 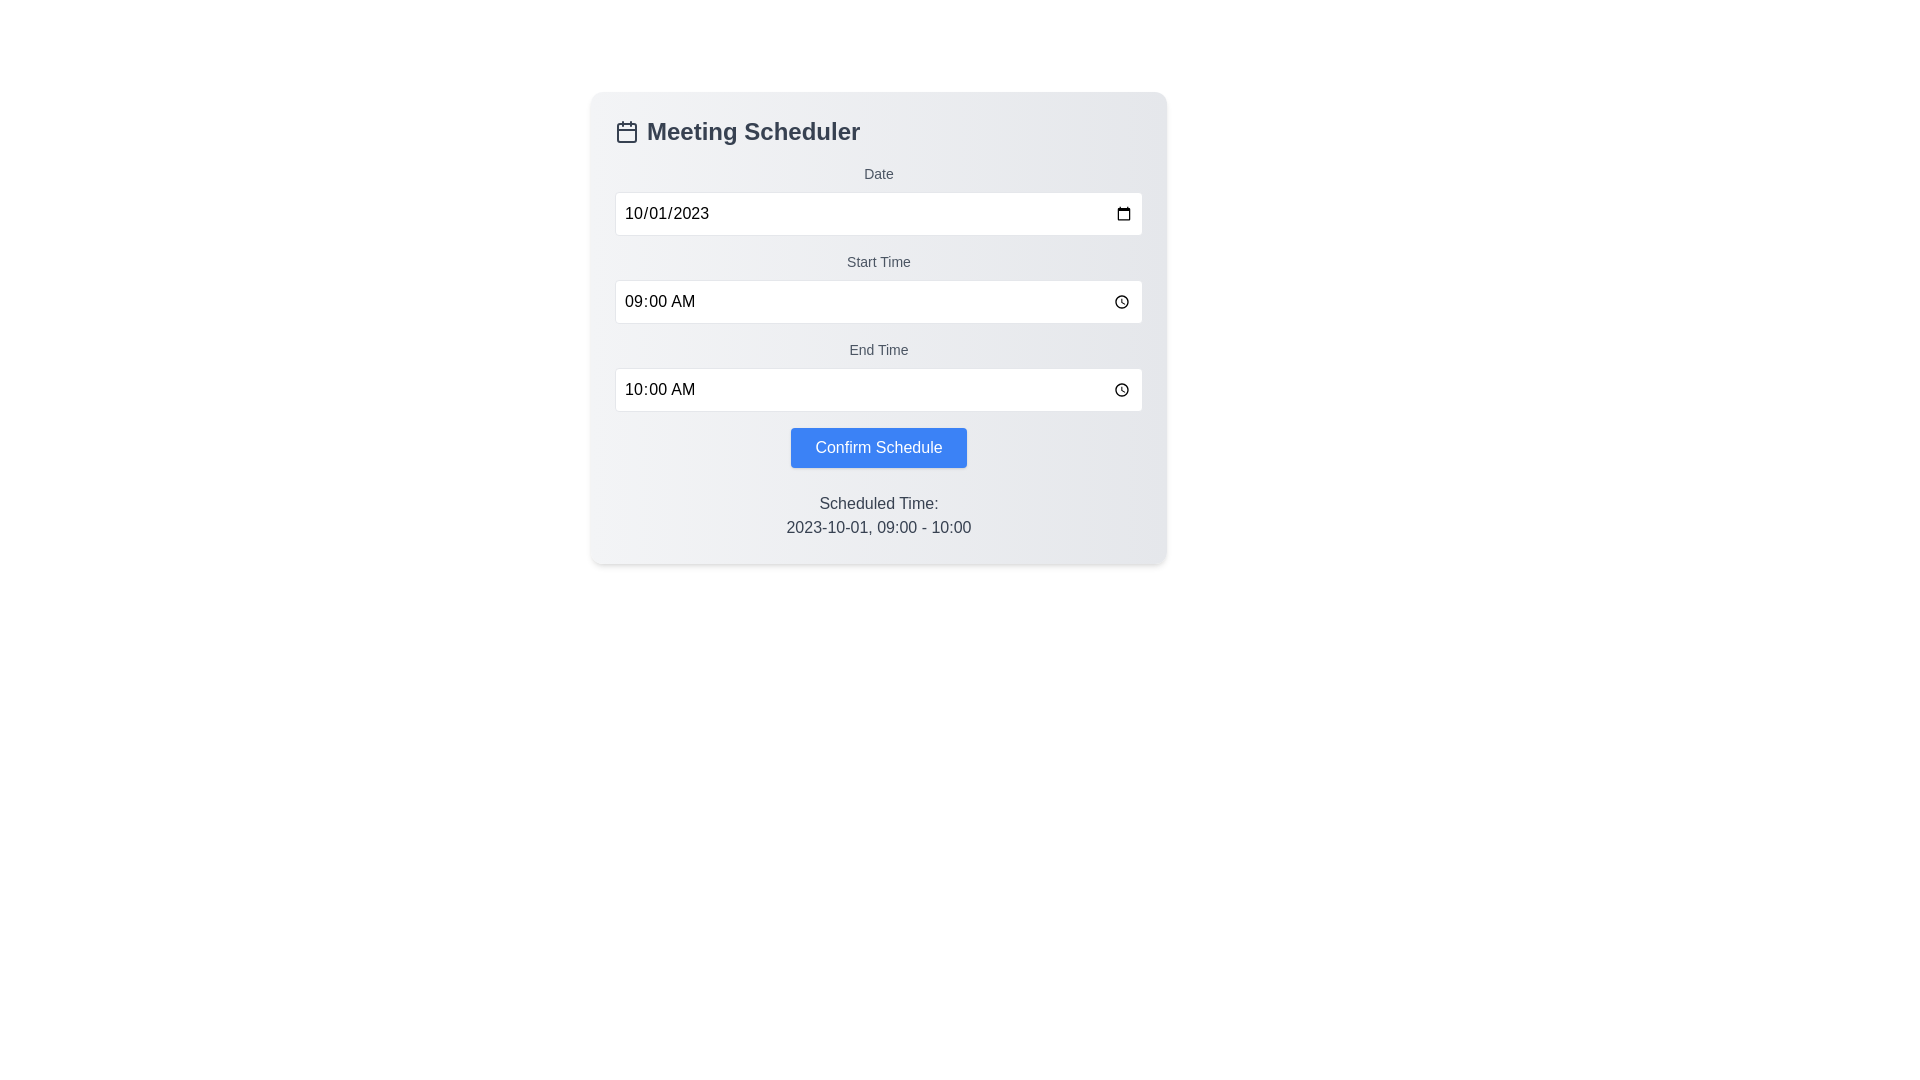 What do you see at coordinates (878, 213) in the screenshot?
I see `the Date input field in the 'Meeting Scheduler' panel to input a date by using the tab key` at bounding box center [878, 213].